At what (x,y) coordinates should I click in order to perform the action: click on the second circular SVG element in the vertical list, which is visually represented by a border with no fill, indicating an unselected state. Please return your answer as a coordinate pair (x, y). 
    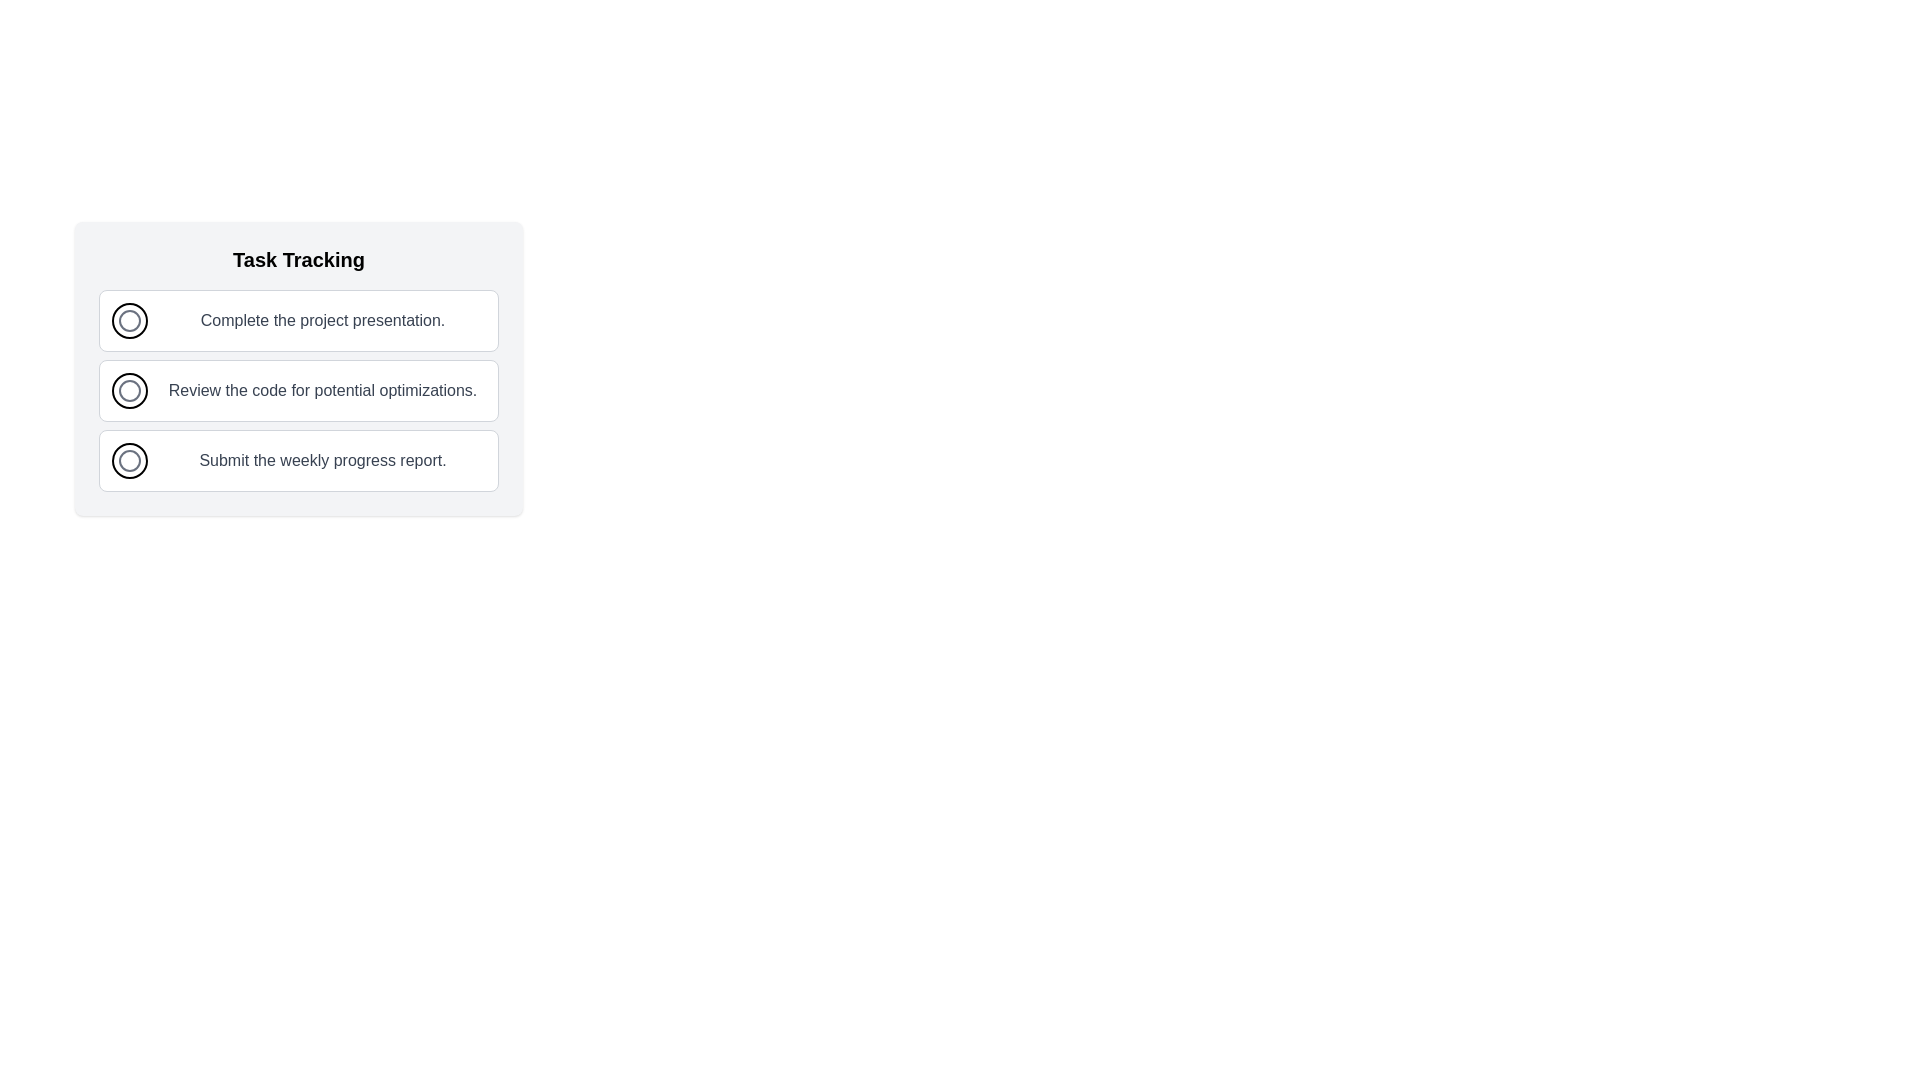
    Looking at the image, I should click on (128, 390).